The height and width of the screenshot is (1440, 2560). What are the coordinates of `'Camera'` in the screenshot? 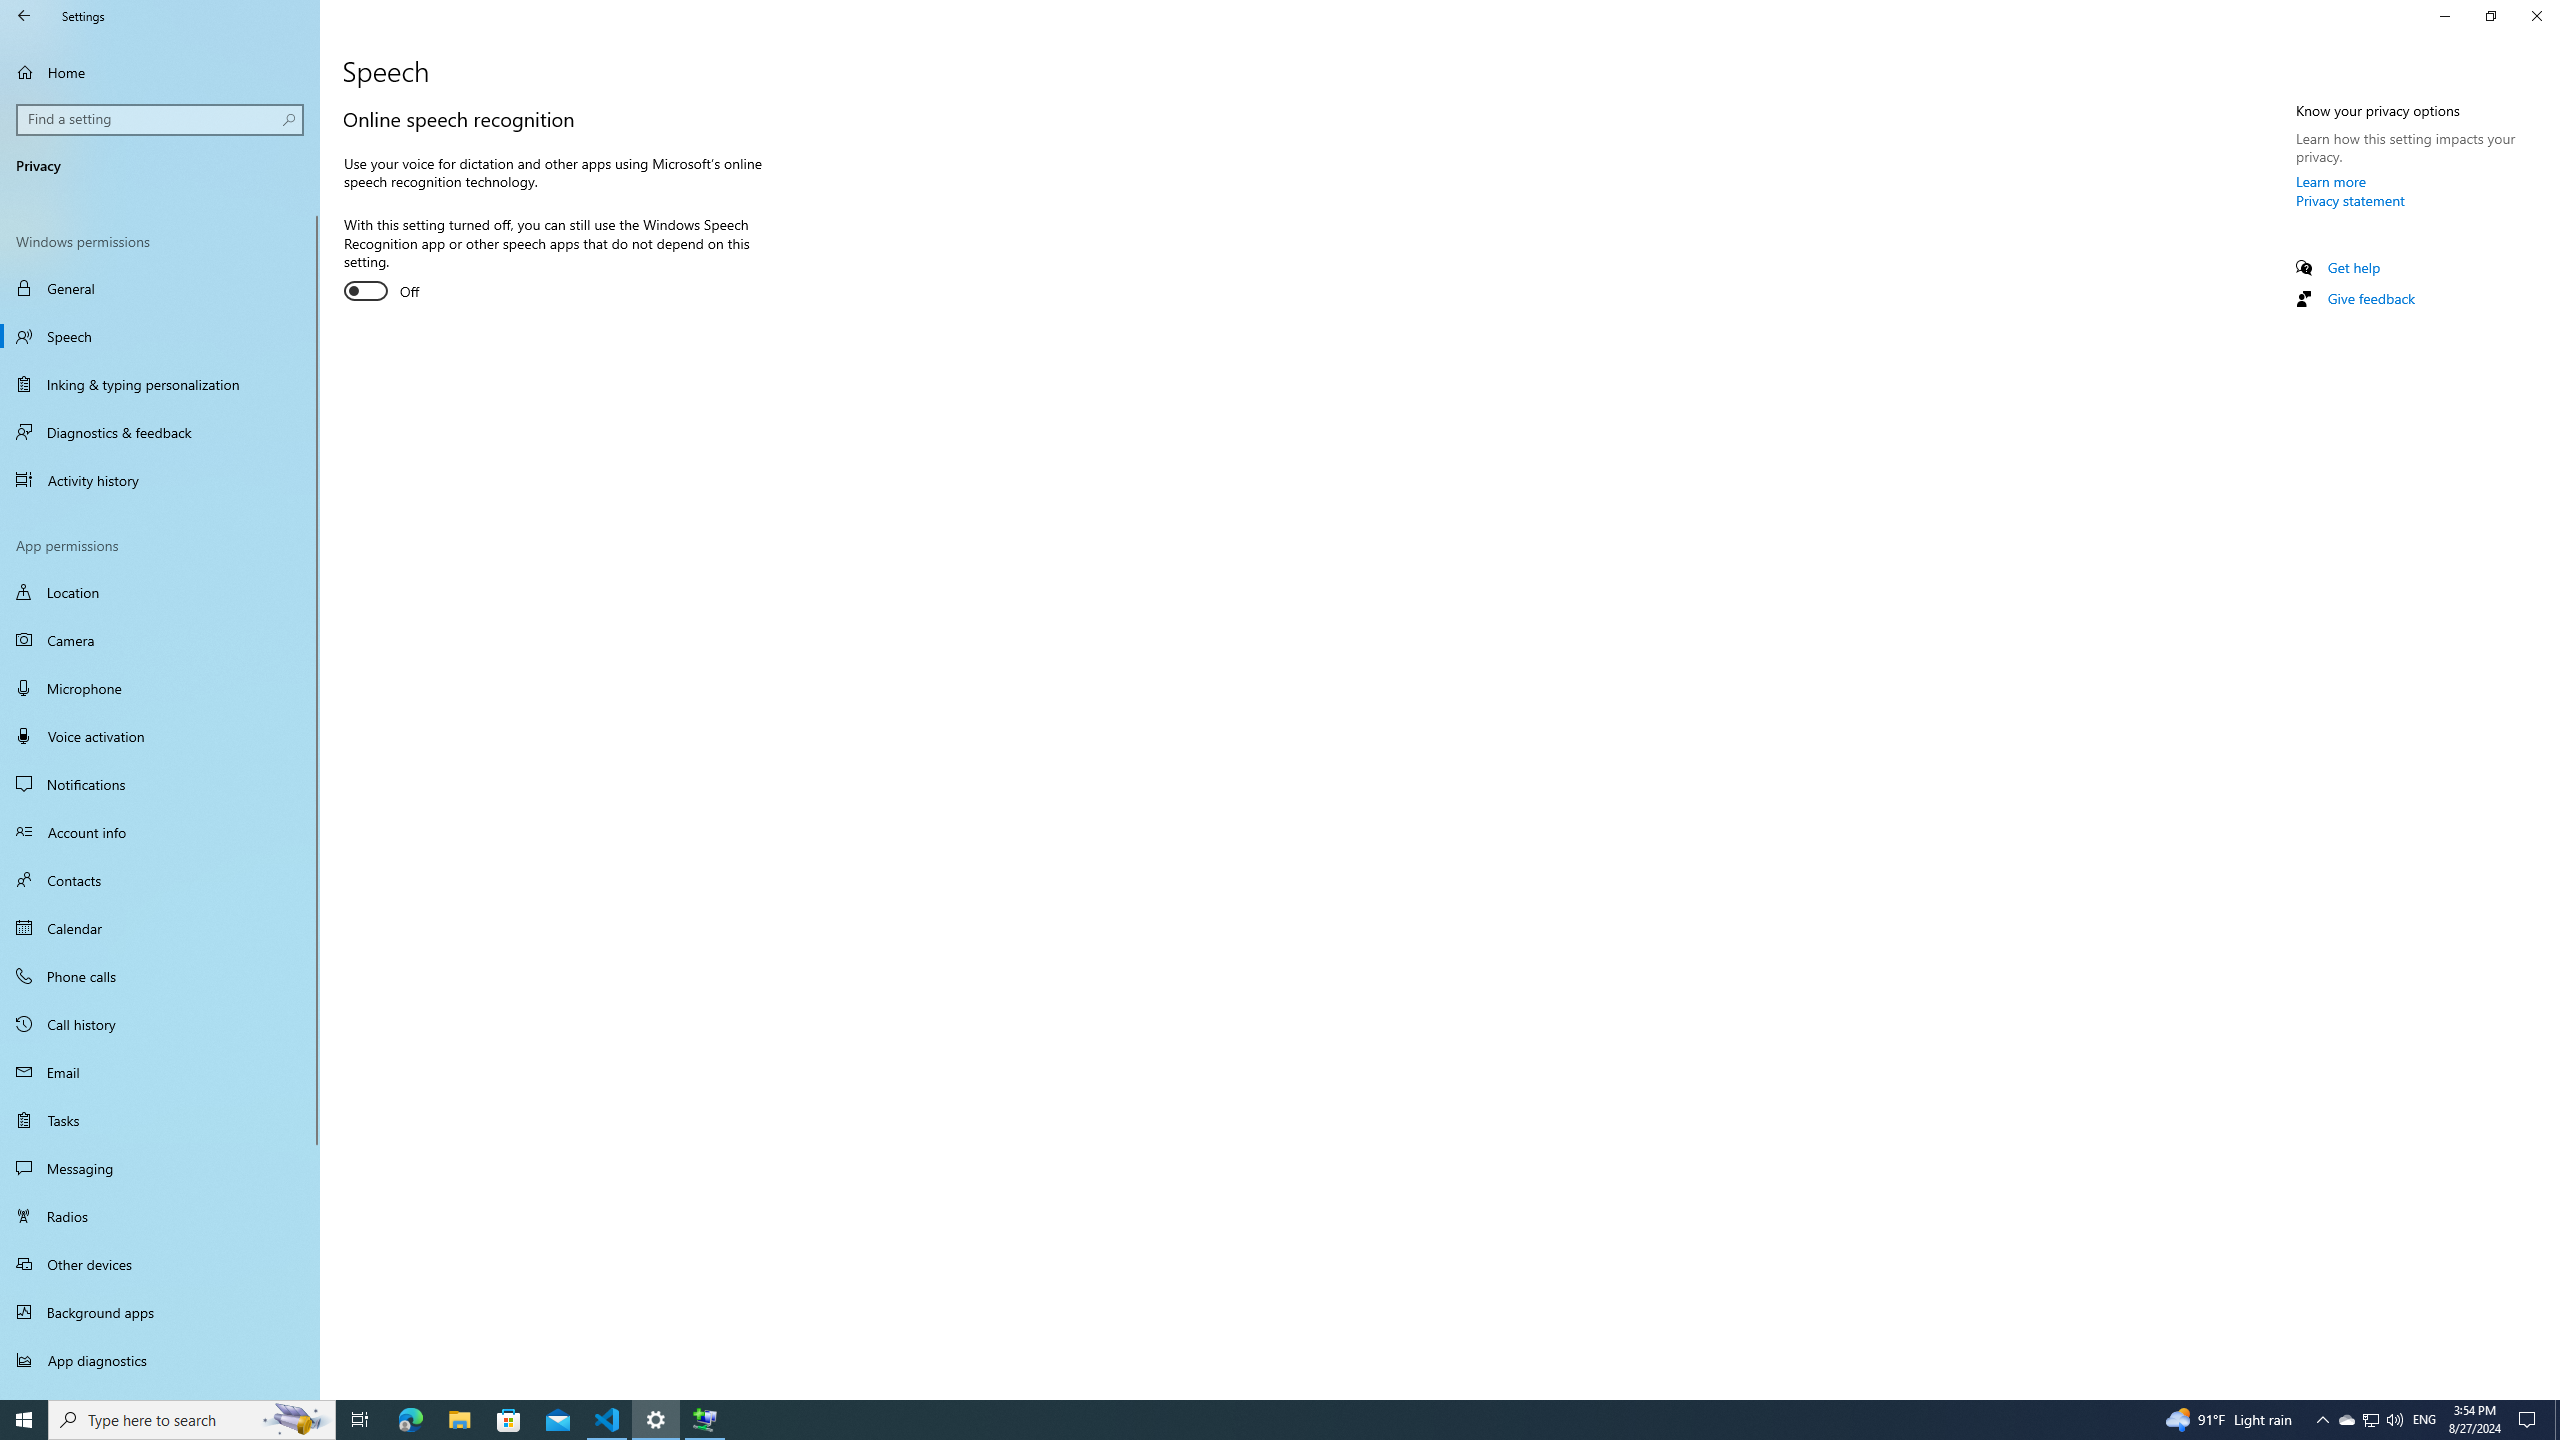 It's located at (159, 639).